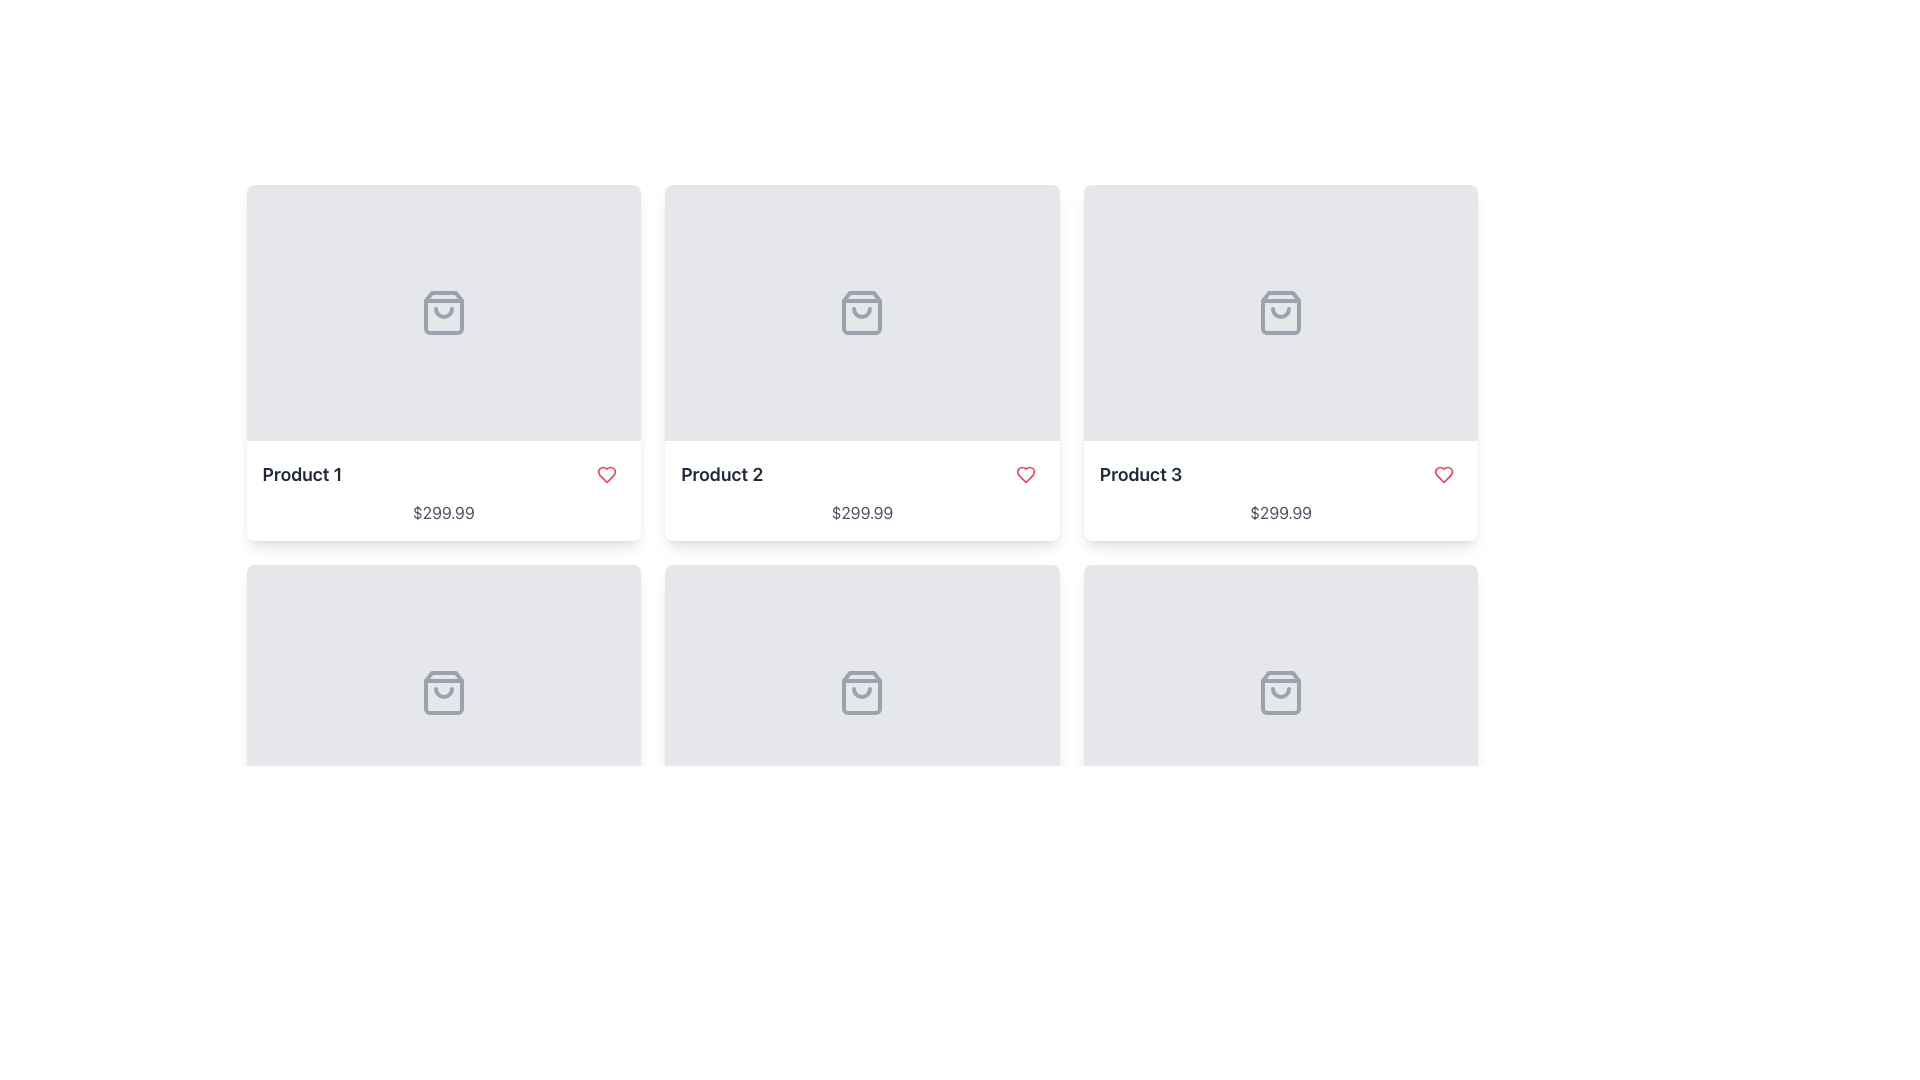 Image resolution: width=1920 pixels, height=1080 pixels. I want to click on the shopping bag icon, which is styled with a minimalist design and located in the second row and third column of the product card grid, so click(1281, 692).